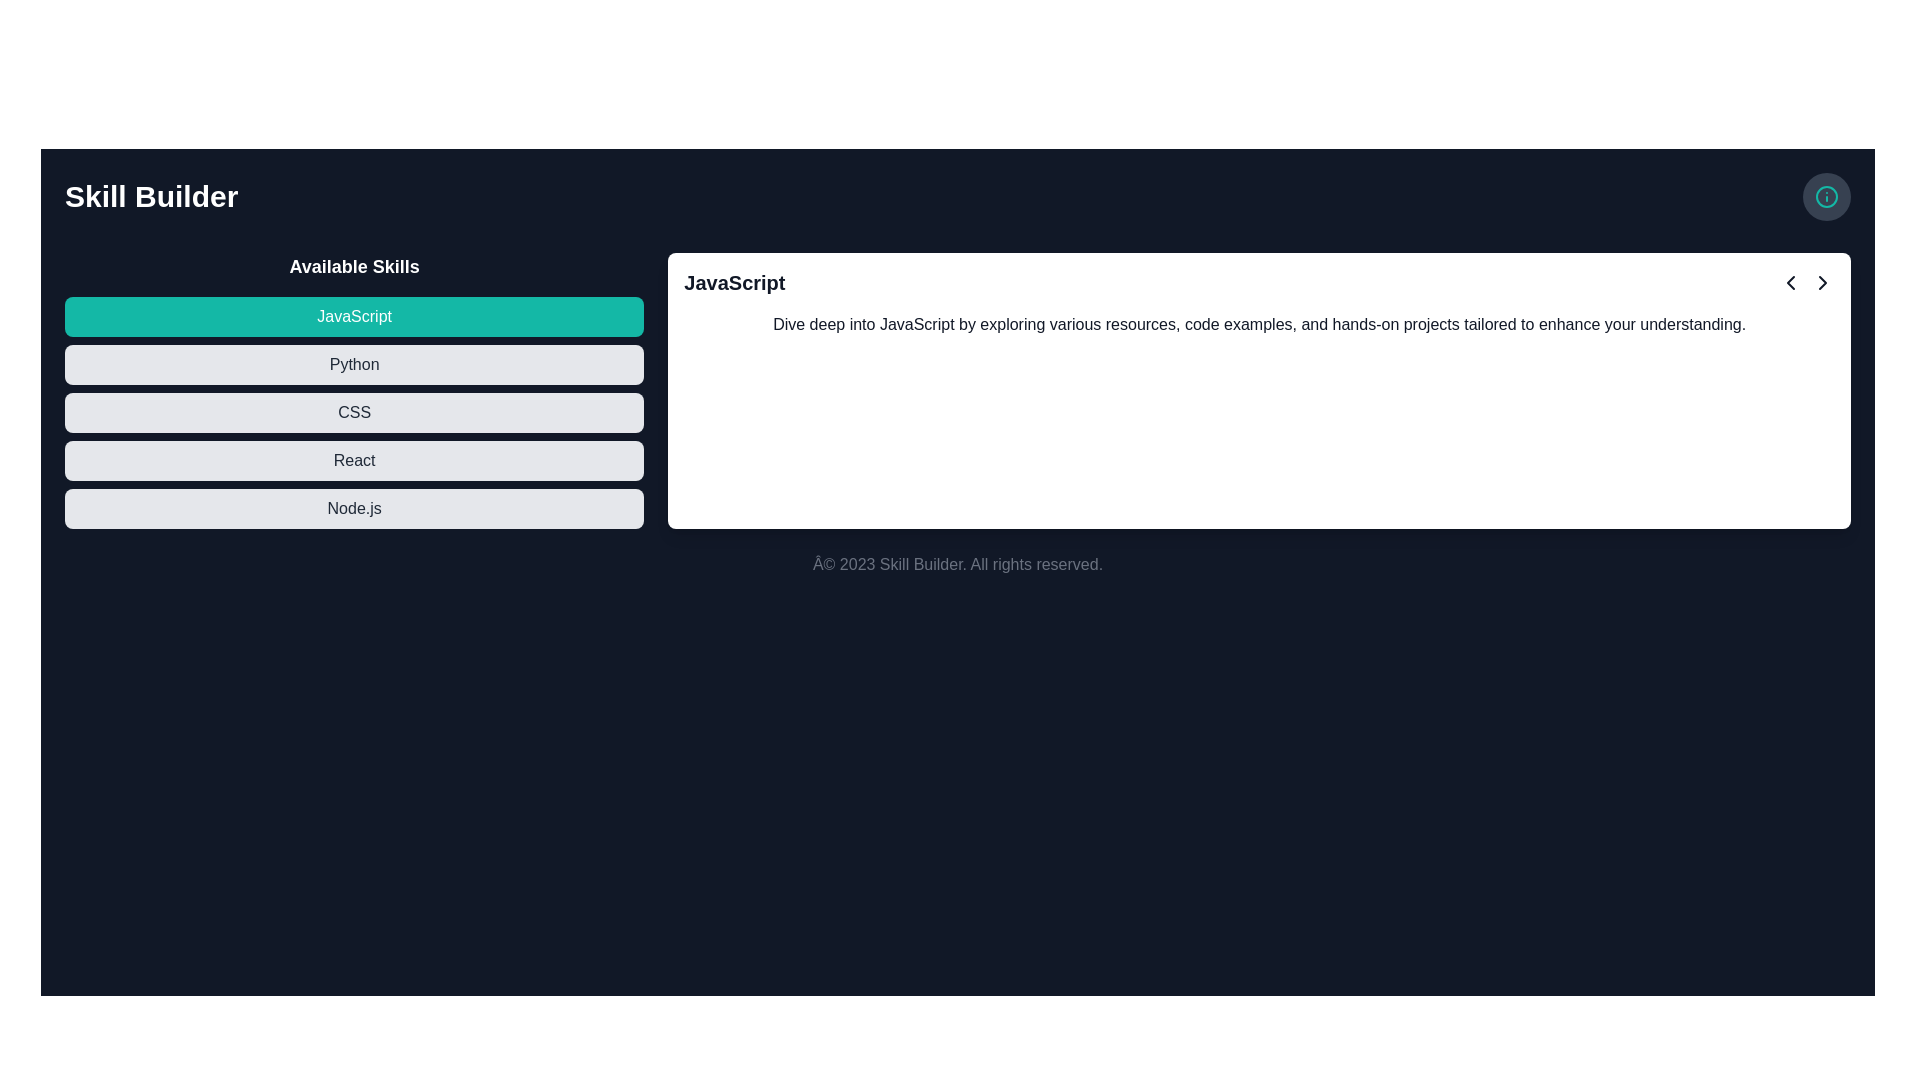 This screenshot has width=1920, height=1080. I want to click on the 'Back' action icon (Chevron/Arrow) located at the top-right corner of the white informational card, so click(1790, 282).